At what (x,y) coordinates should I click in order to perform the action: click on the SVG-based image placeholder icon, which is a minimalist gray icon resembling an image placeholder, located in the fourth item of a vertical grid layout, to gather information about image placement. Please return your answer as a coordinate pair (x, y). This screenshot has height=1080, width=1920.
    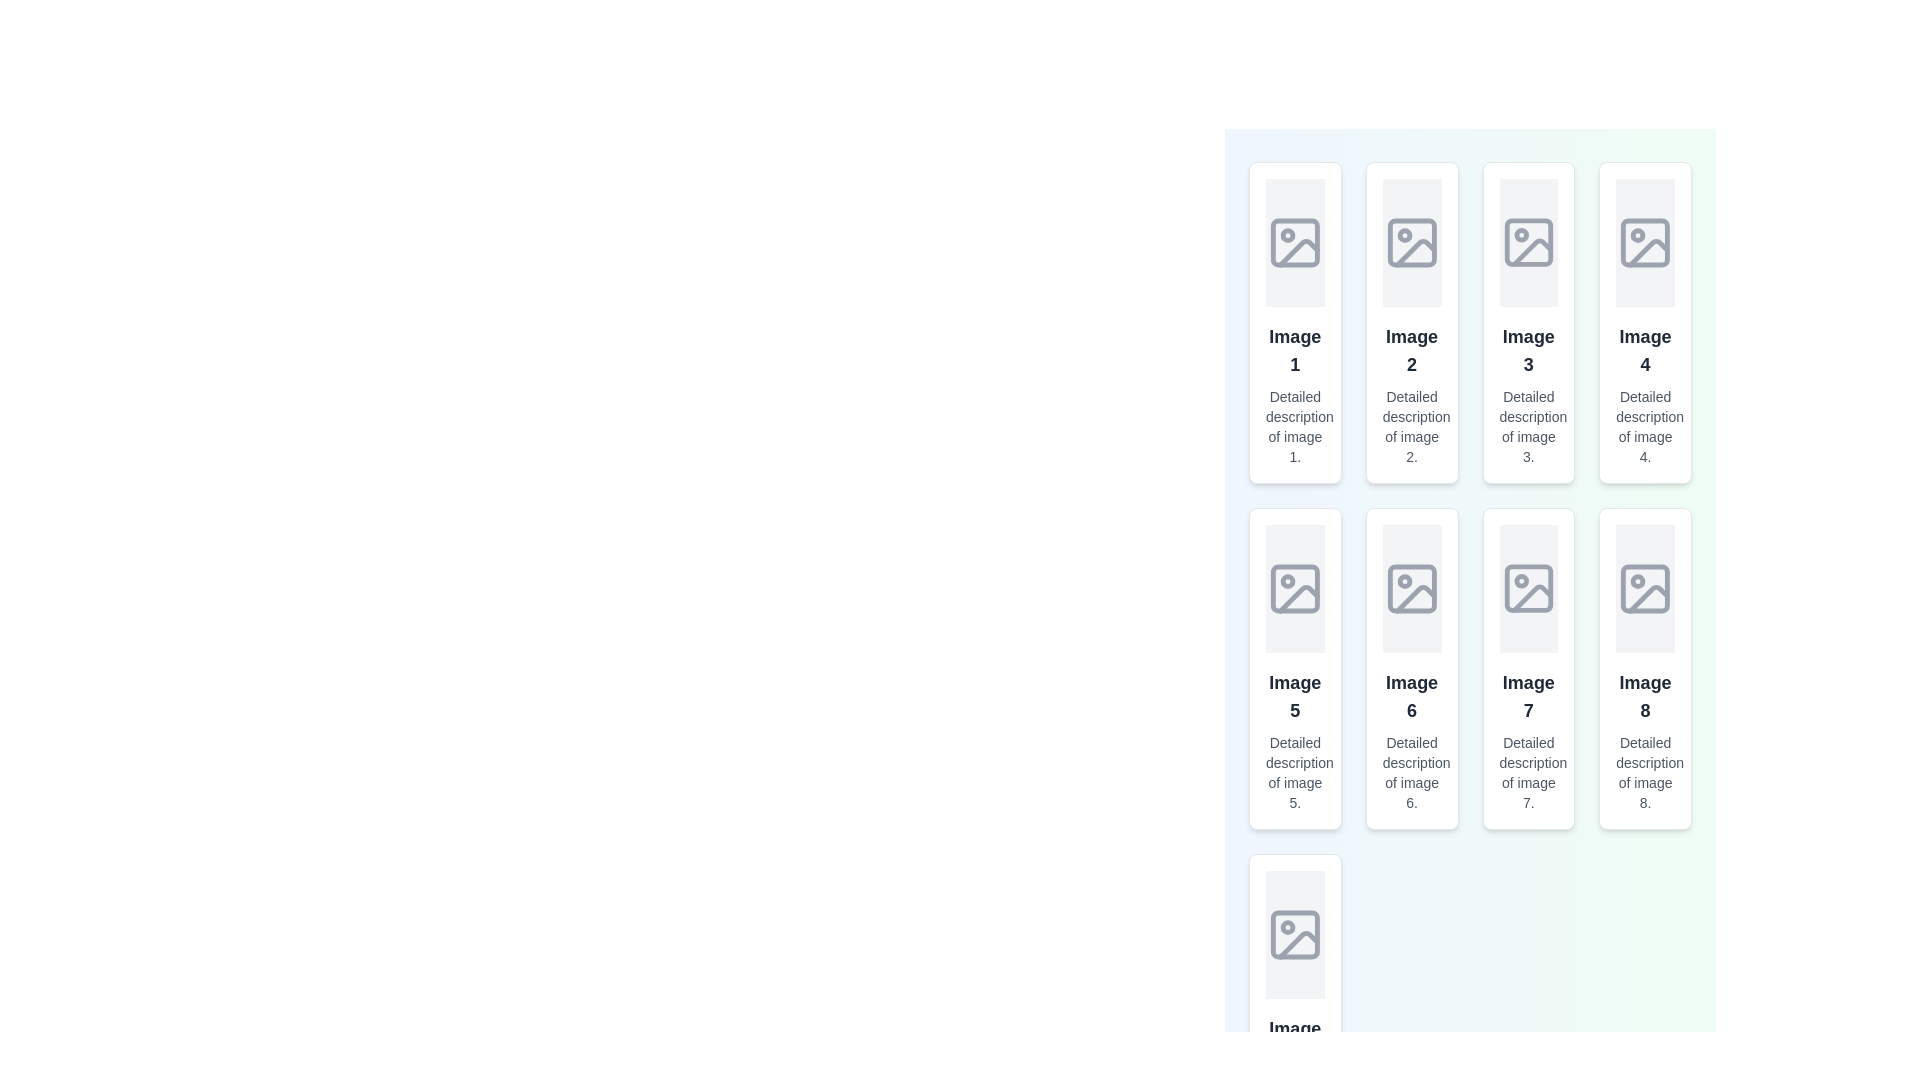
    Looking at the image, I should click on (1645, 242).